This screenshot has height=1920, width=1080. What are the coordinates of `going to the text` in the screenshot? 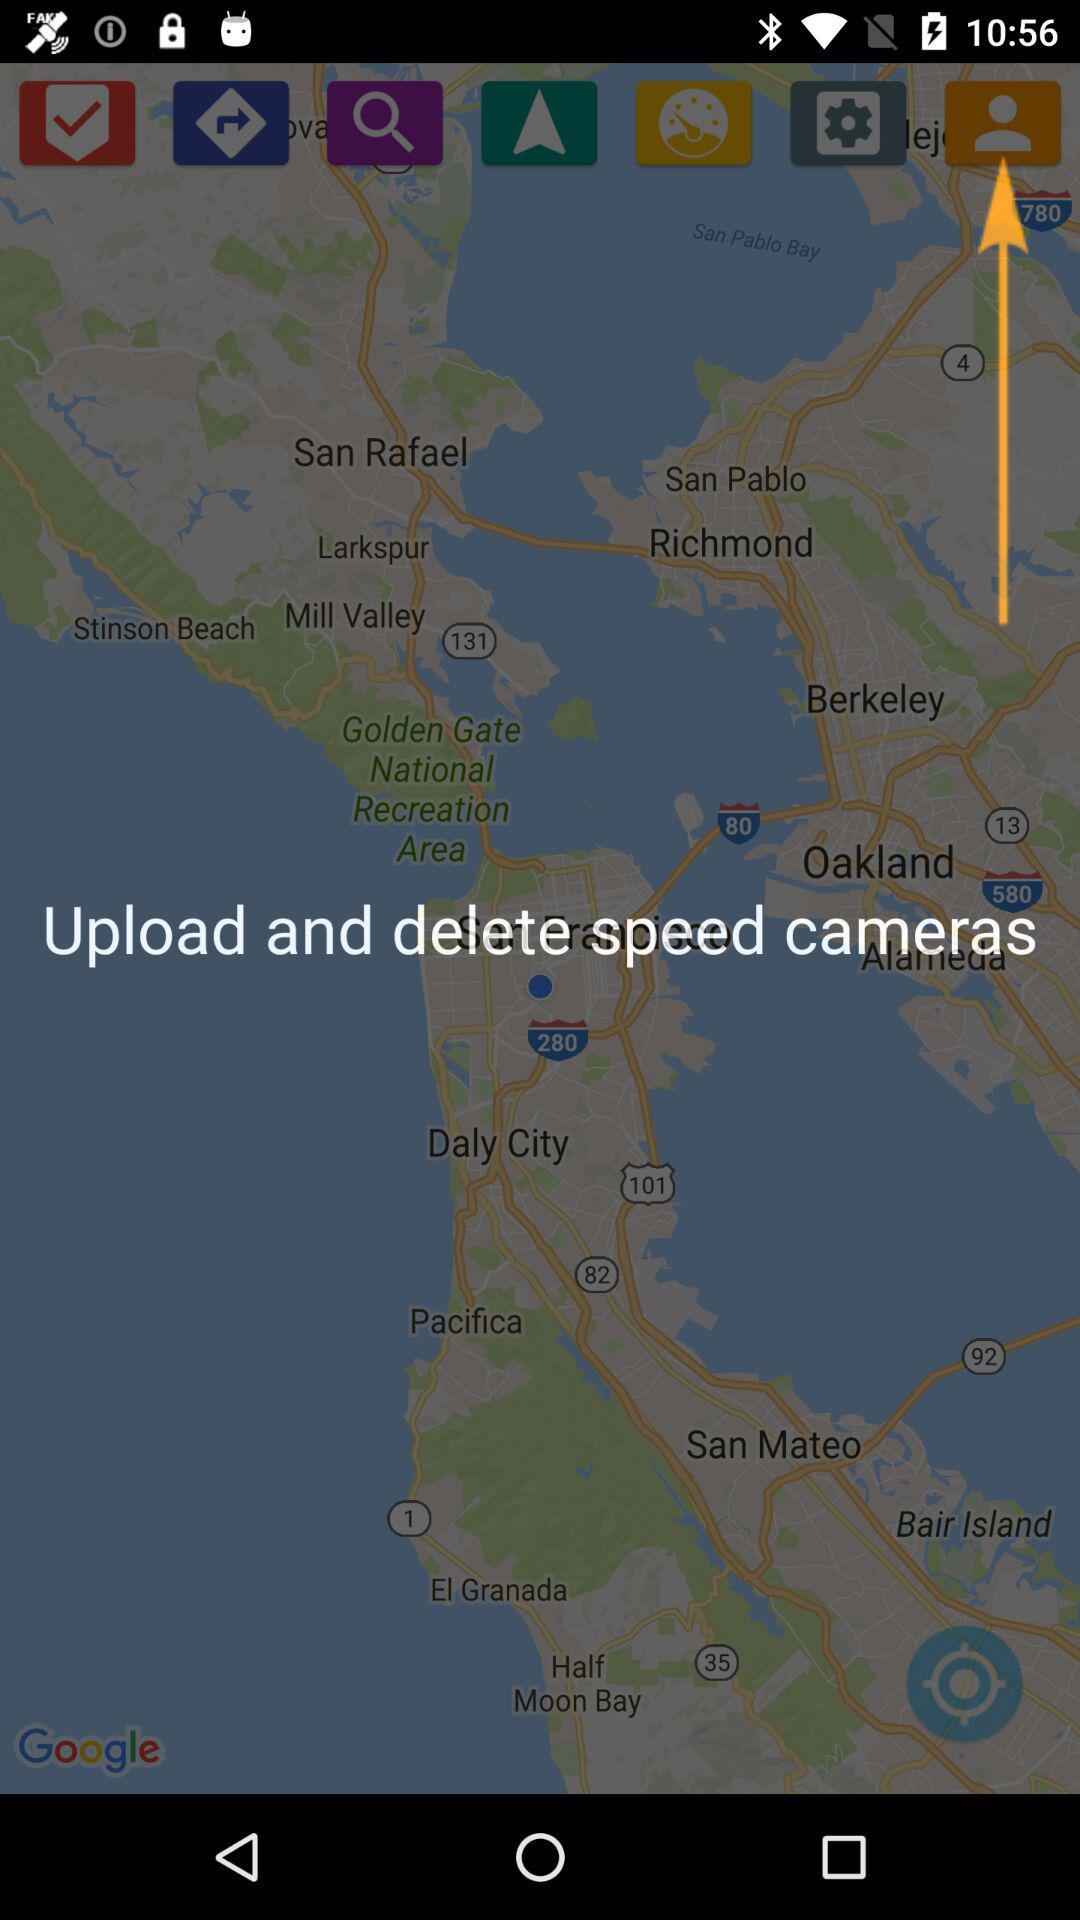 It's located at (538, 121).